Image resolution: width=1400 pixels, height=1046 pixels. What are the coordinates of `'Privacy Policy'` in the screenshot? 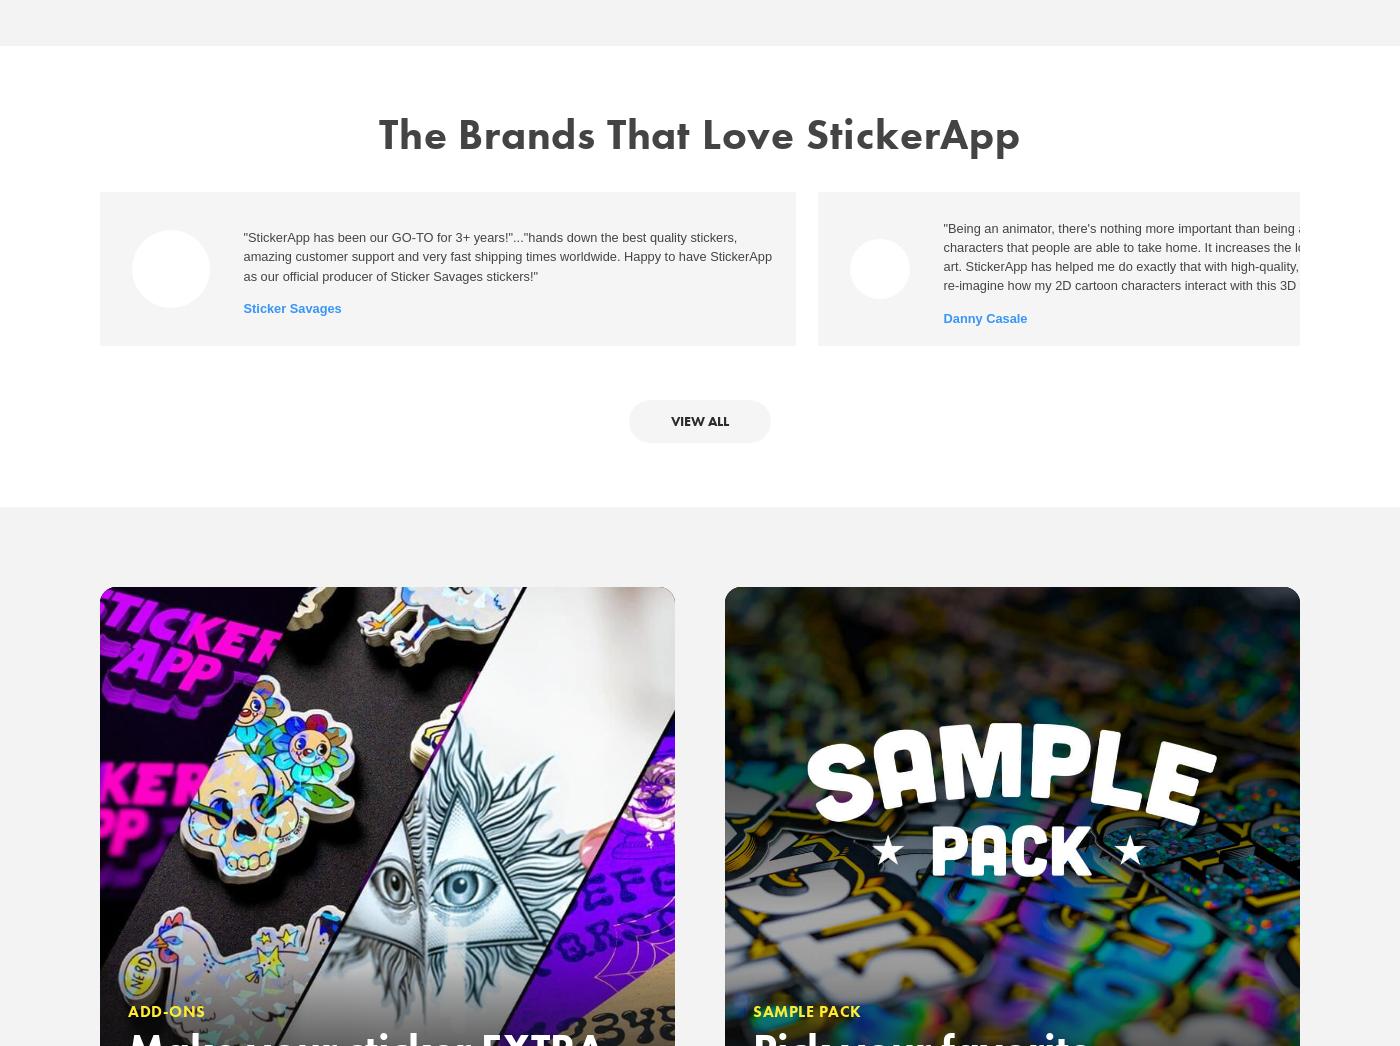 It's located at (733, 406).